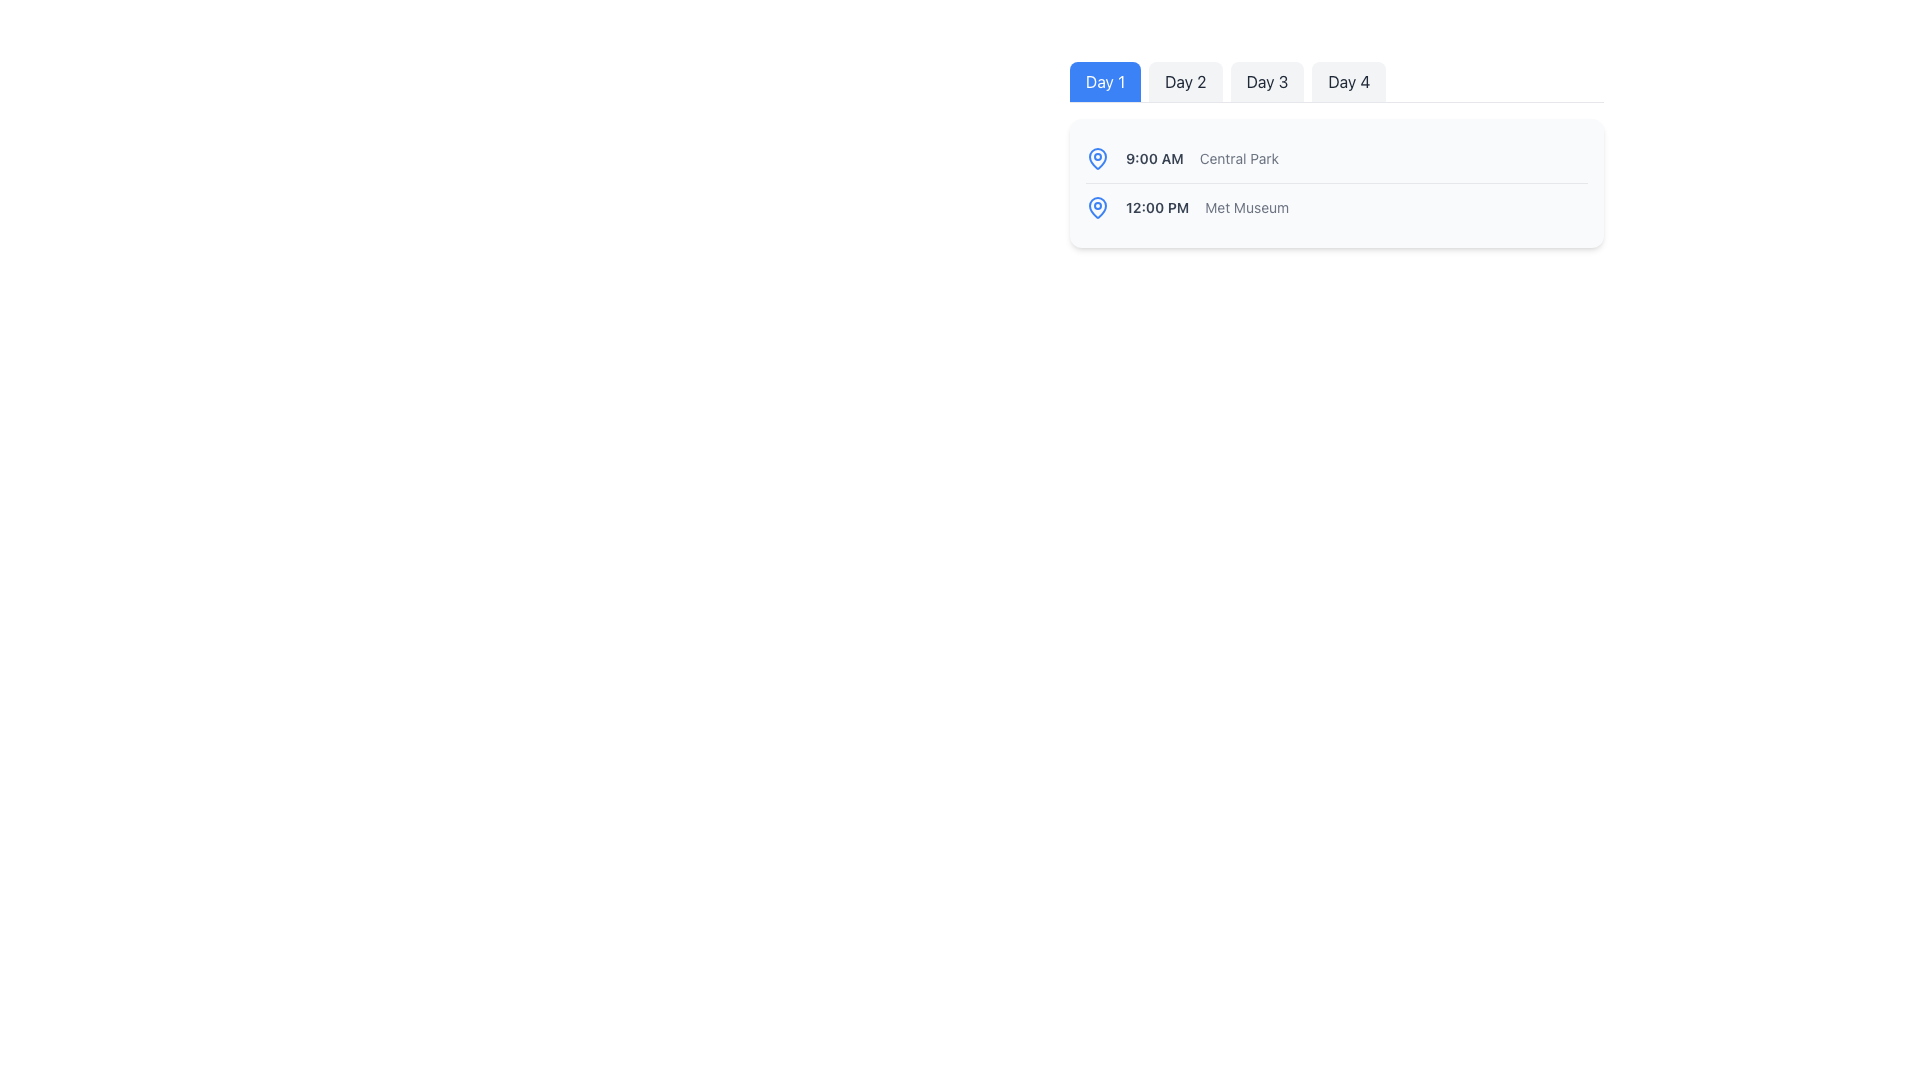 This screenshot has width=1920, height=1080. I want to click on the 'Day 4' button using keyboard navigation, so click(1349, 80).